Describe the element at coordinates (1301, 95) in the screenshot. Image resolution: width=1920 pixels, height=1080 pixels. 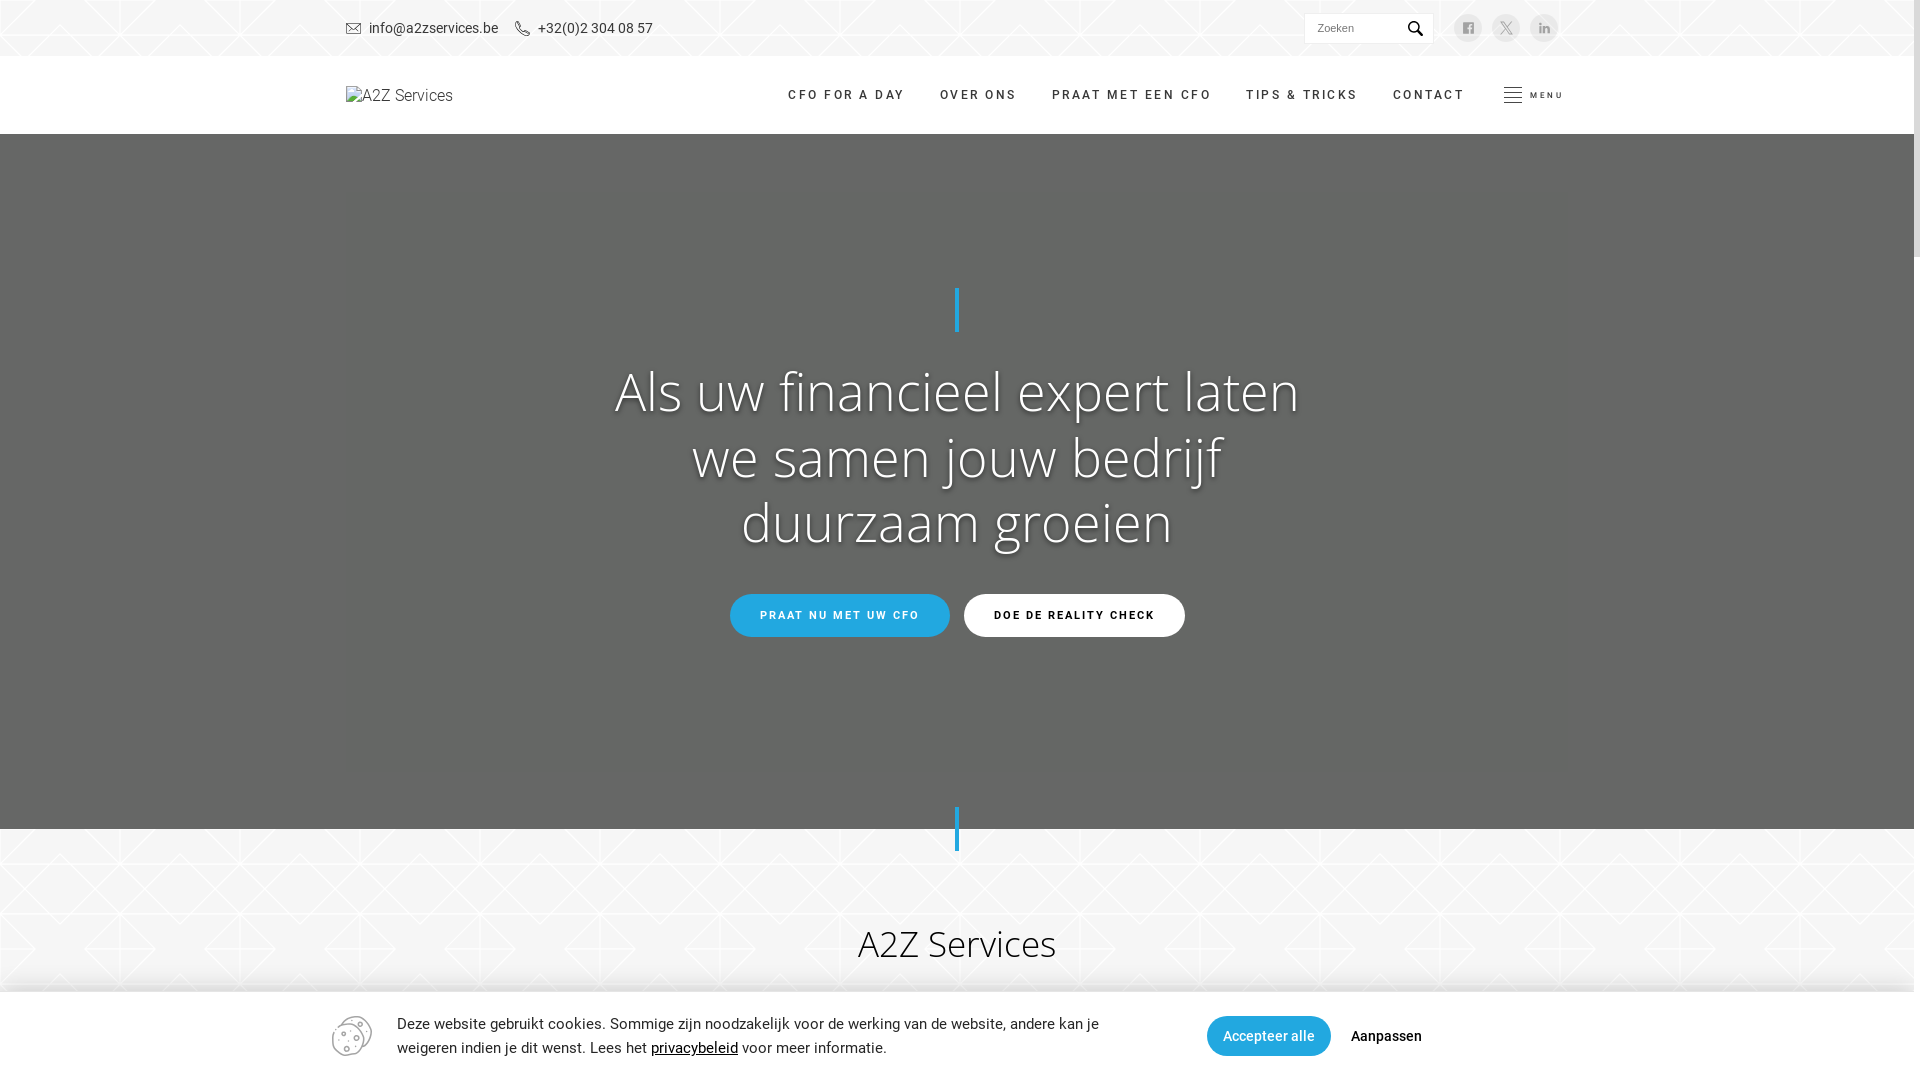
I see `'TIPS & TRICKS'` at that location.